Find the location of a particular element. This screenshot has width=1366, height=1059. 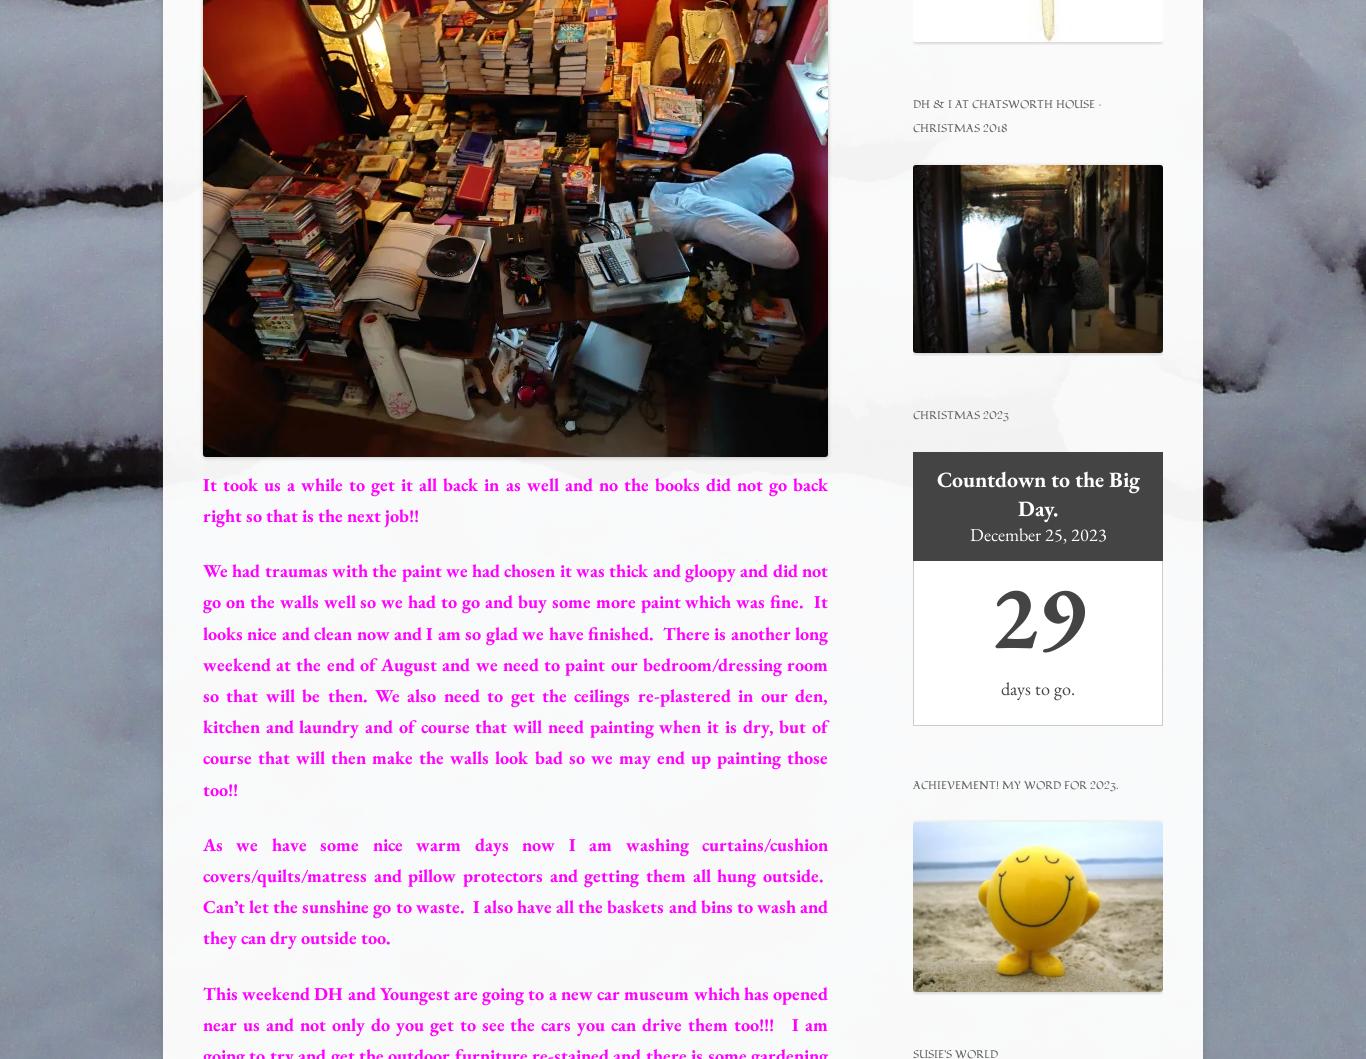

'Countdown to the Big Day.' is located at coordinates (1036, 493).